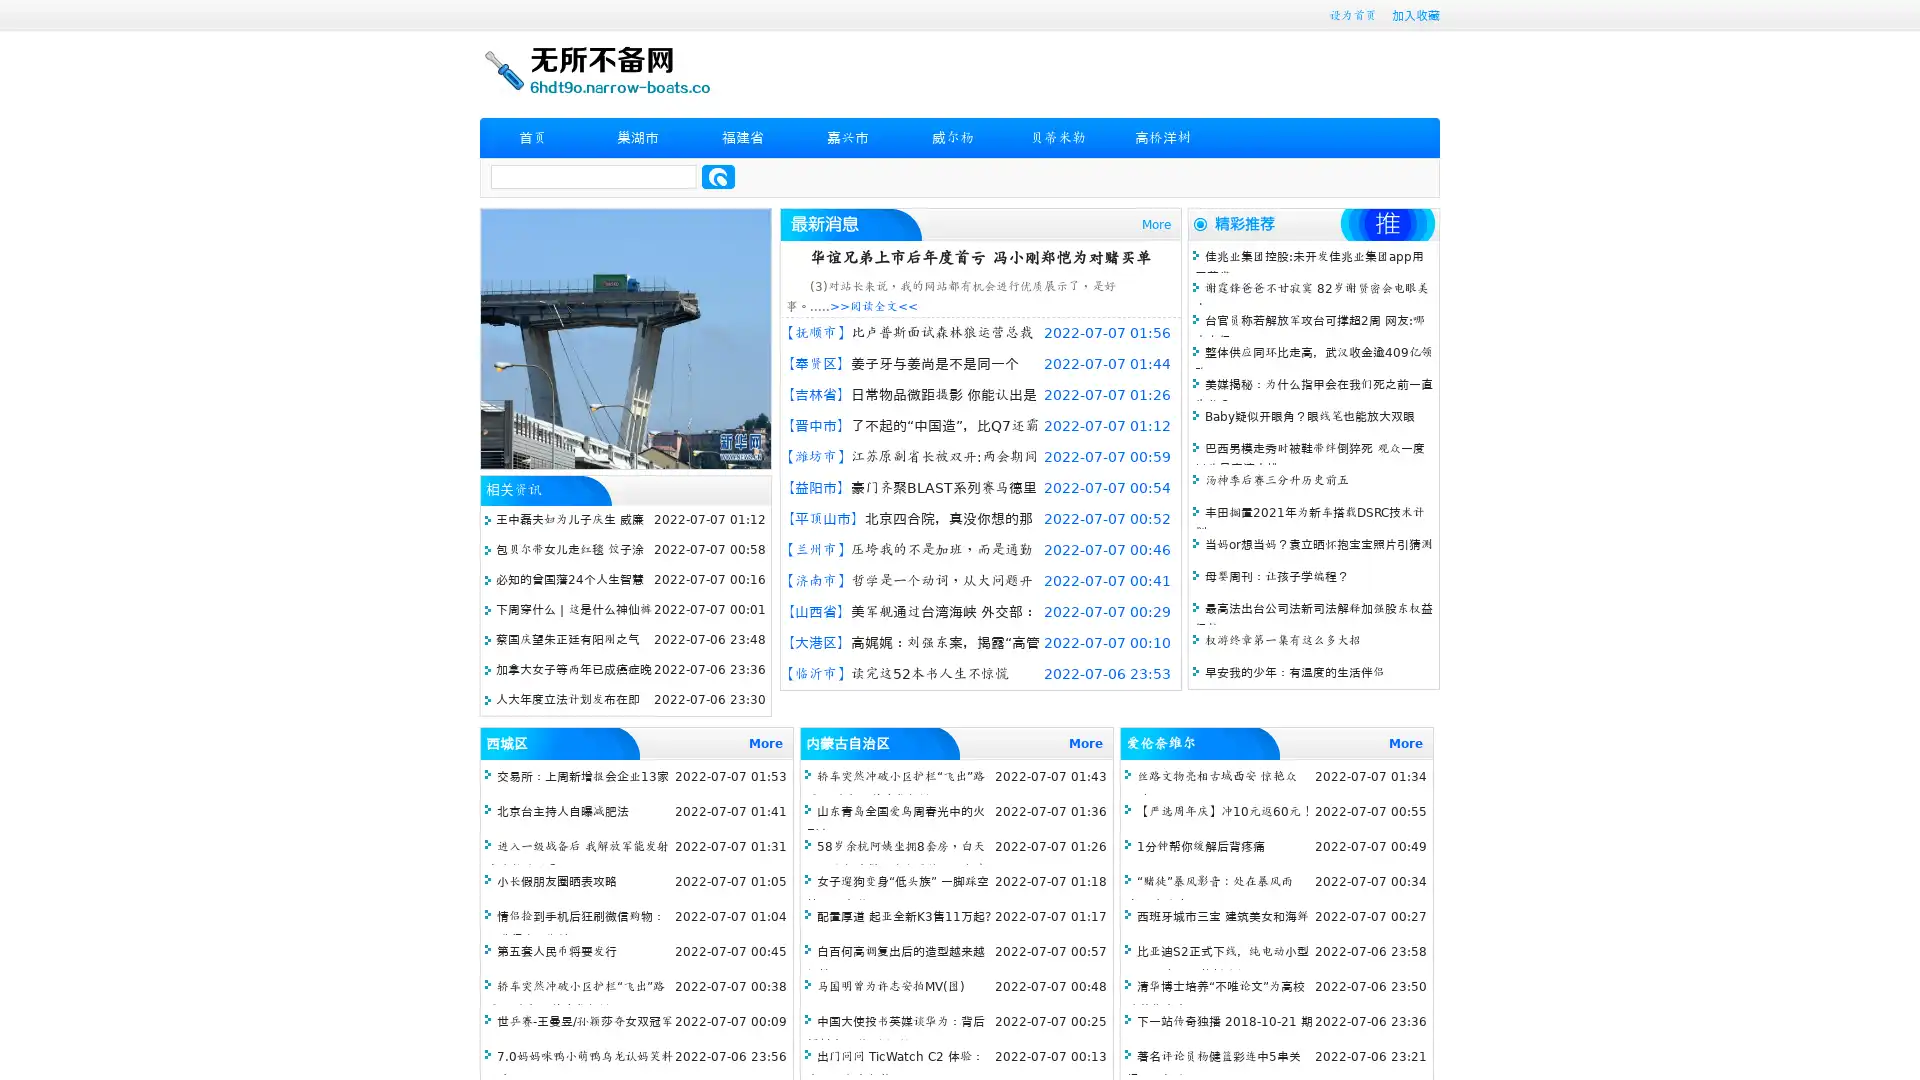 This screenshot has height=1080, width=1920. I want to click on Search, so click(718, 176).